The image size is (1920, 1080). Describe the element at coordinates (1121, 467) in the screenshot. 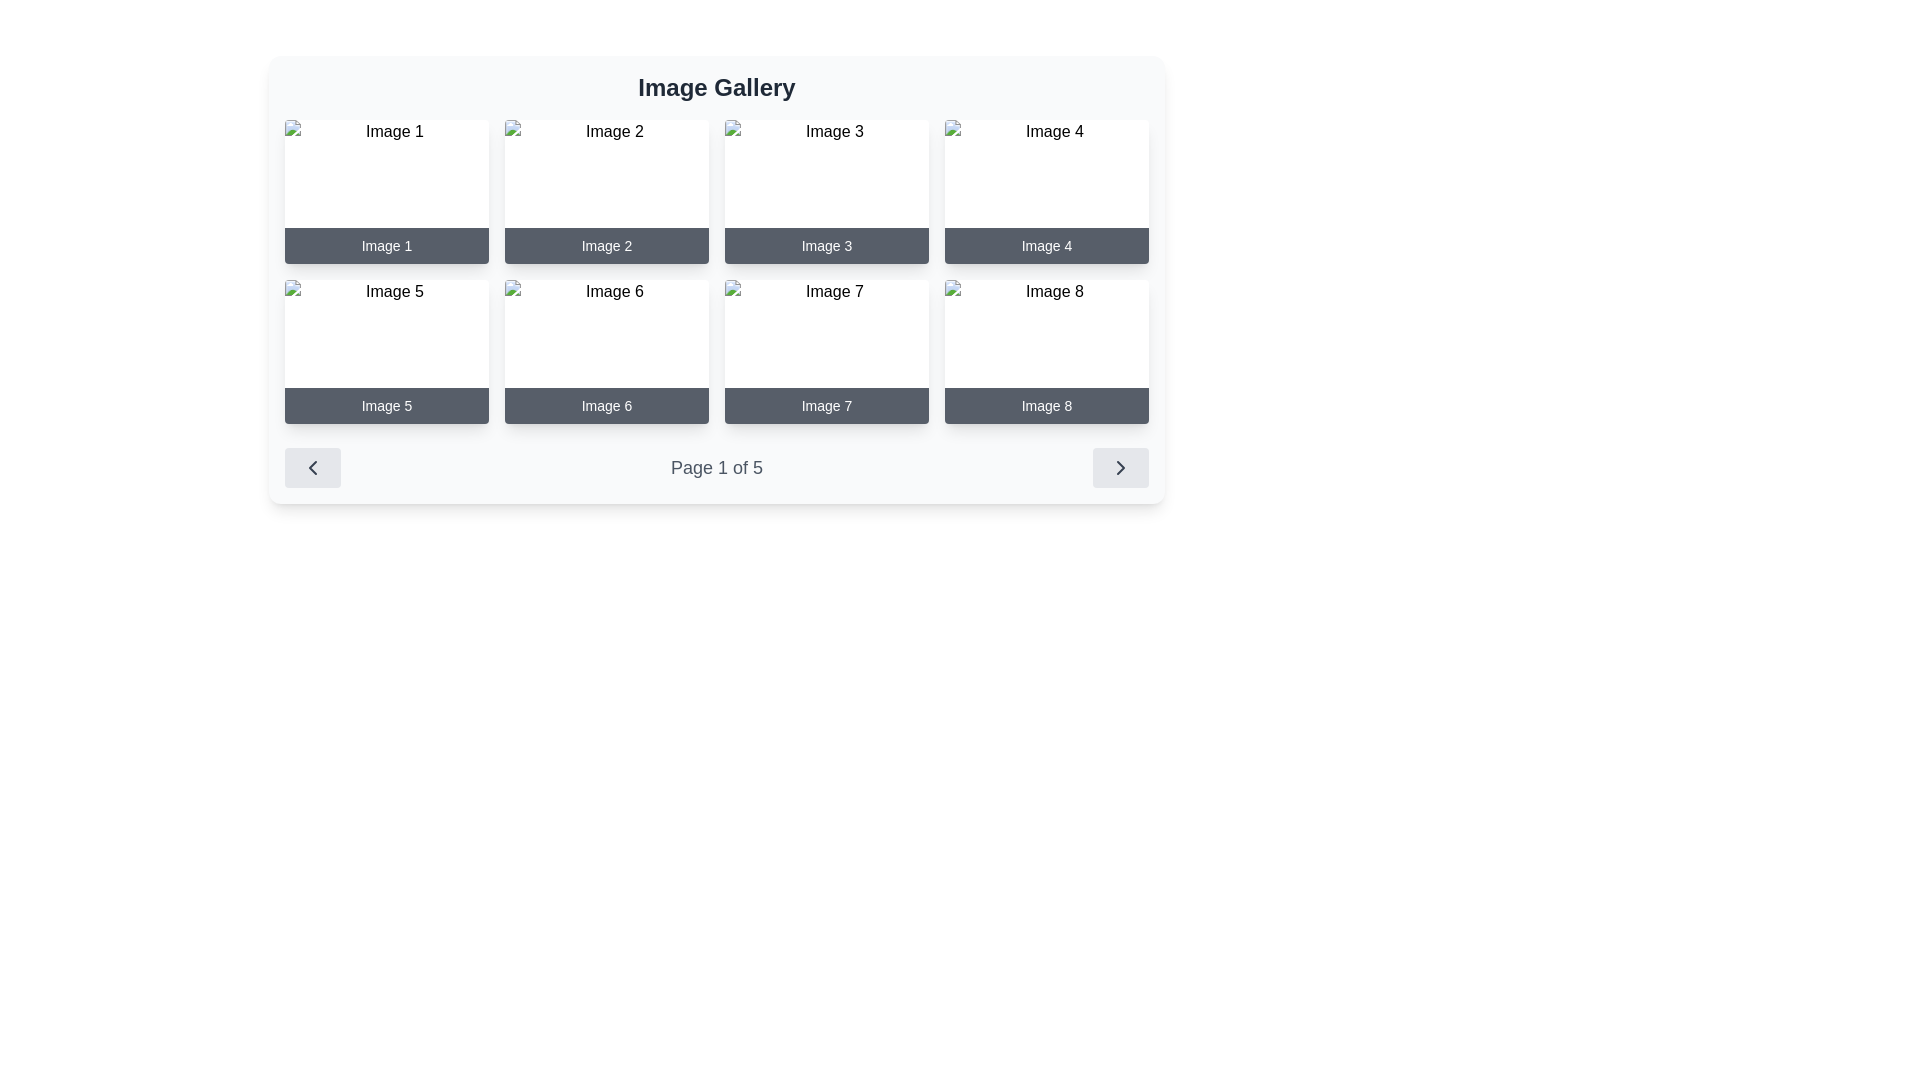

I see `the forward pagination chevron icon located in the bottom-right corner of the interface to observe interactive effects` at that location.